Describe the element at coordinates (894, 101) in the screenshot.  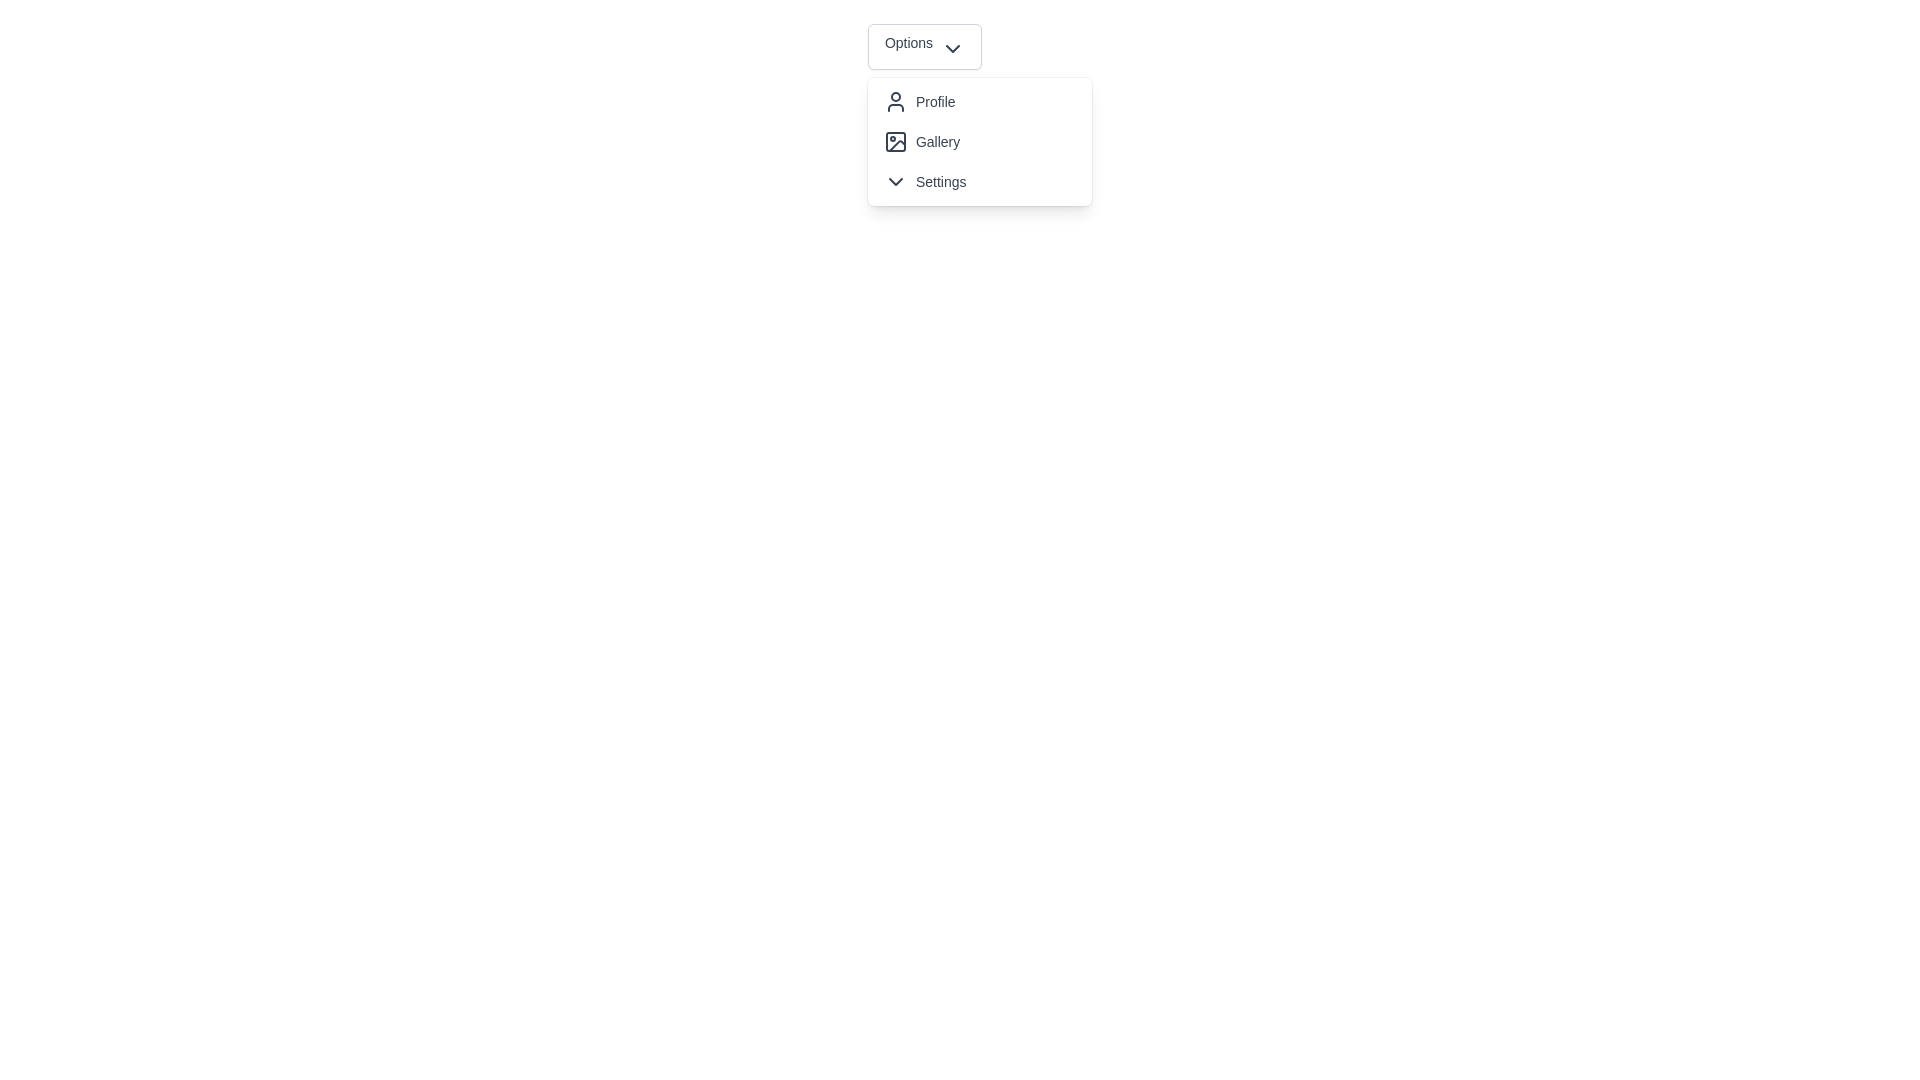
I see `the 'Profile' icon in the dropdown menu, which visually represents the 'Profile' section and is located to the left of the text 'Profile'` at that location.